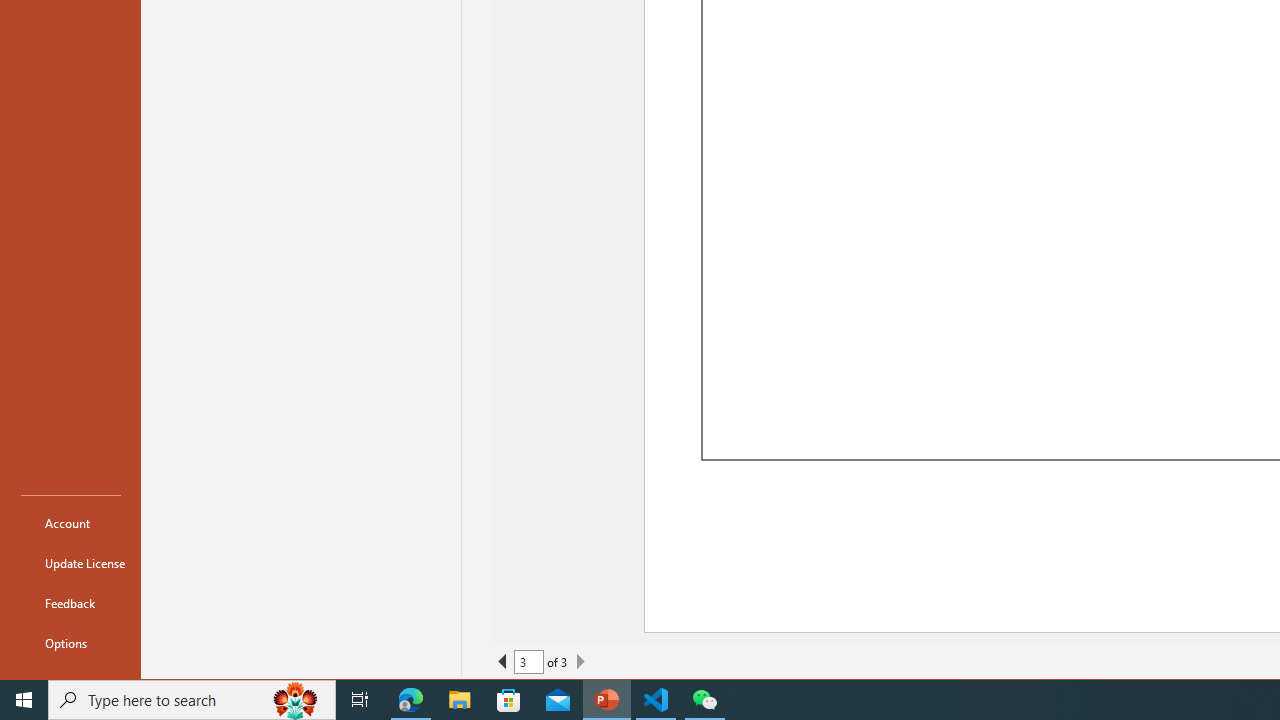 The height and width of the screenshot is (720, 1280). I want to click on 'Update License', so click(71, 563).